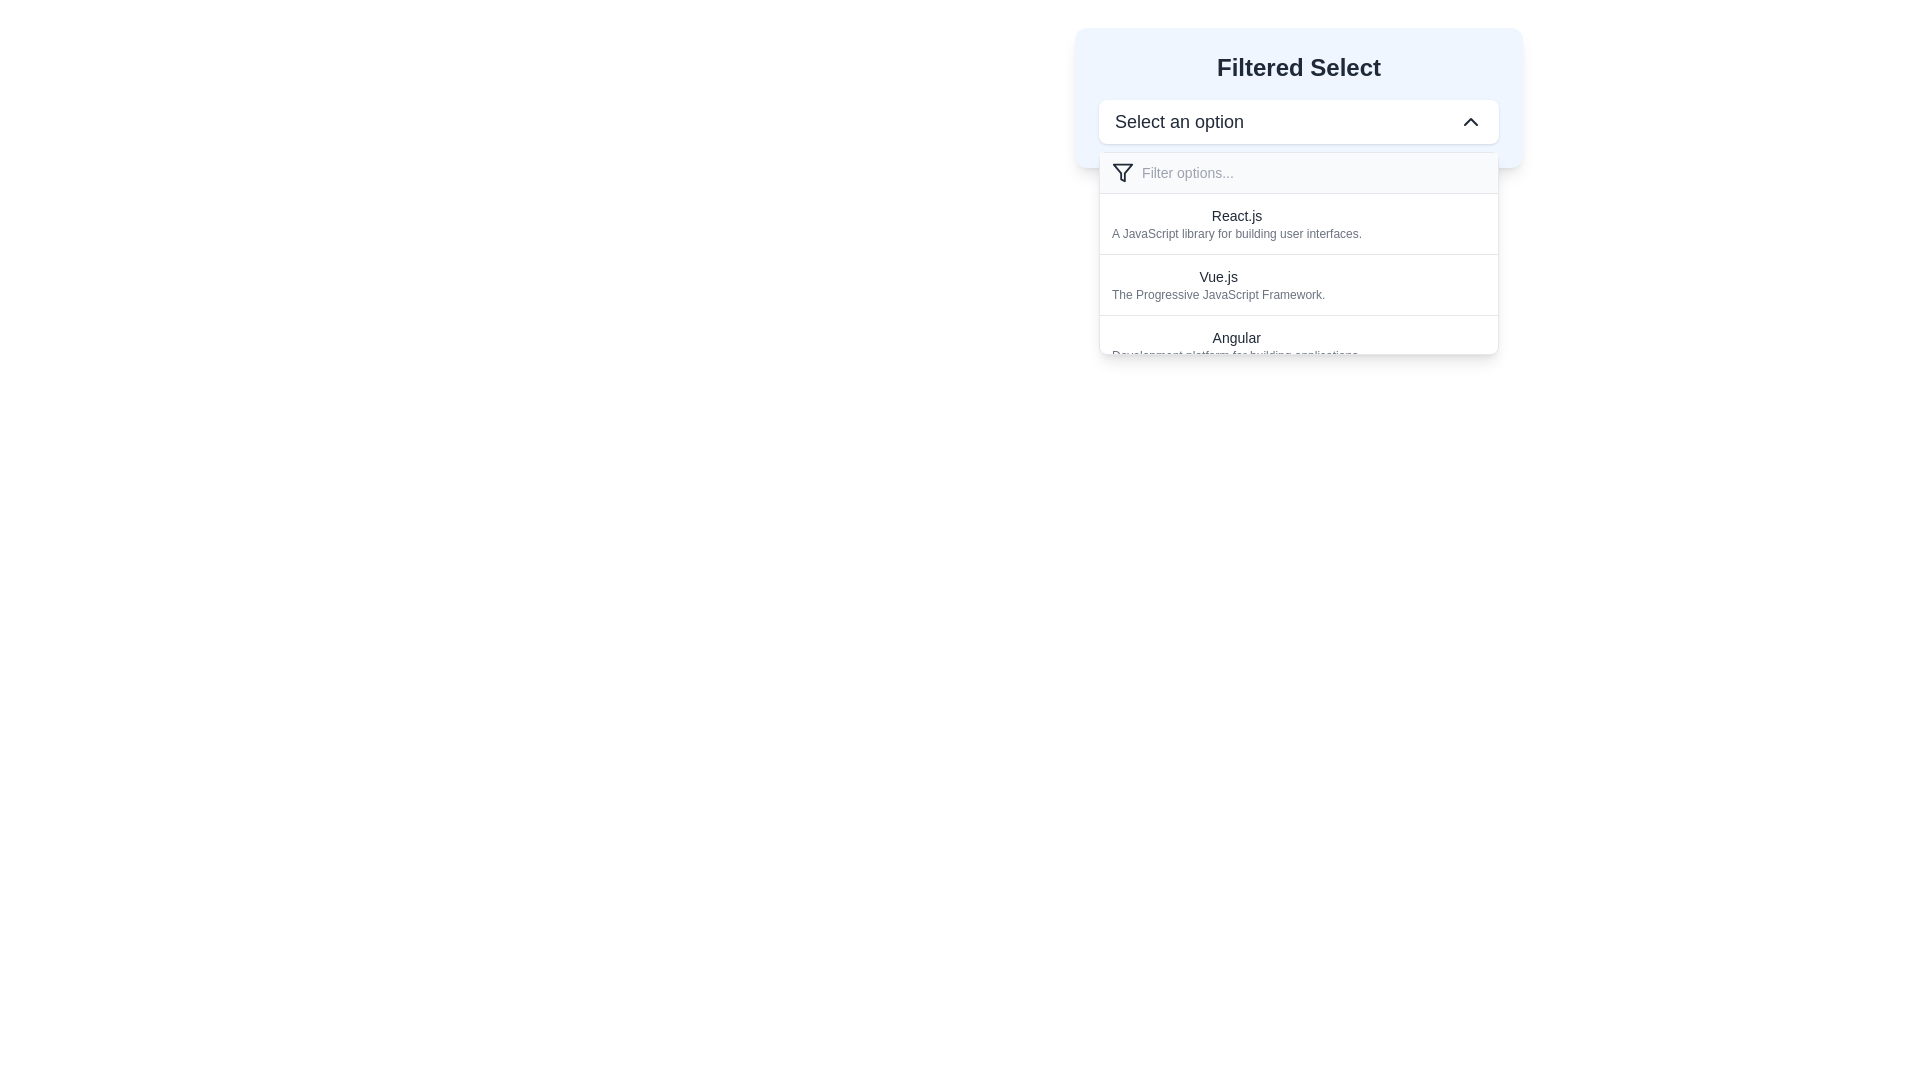 The width and height of the screenshot is (1920, 1080). What do you see at coordinates (1235, 345) in the screenshot?
I see `the third option in the dropdown menu that allows users to select 'Angular', located beneath 'Vue.js'` at bounding box center [1235, 345].